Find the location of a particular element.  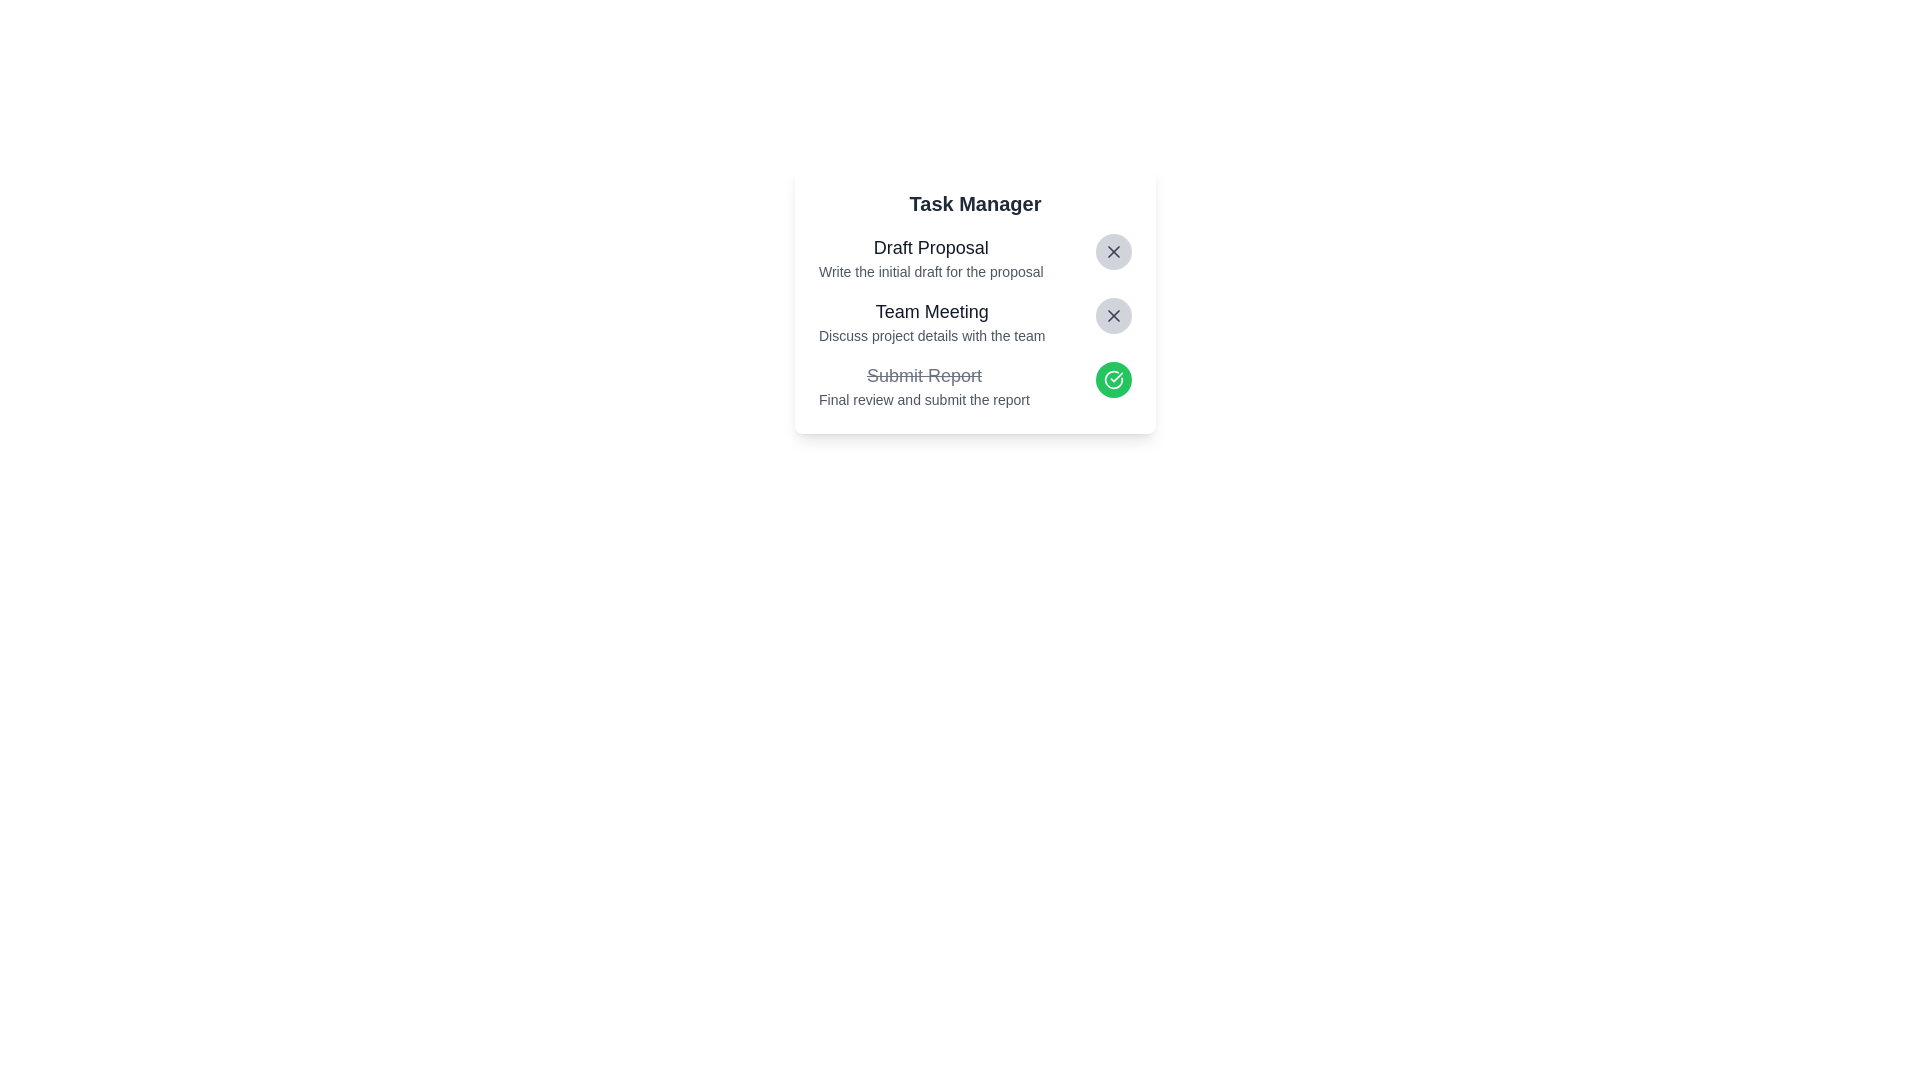

the informational display for the task 'Draft Proposal' that includes the description 'Write the initial draft for the proposal' in the 'Task Manager' section is located at coordinates (930, 257).